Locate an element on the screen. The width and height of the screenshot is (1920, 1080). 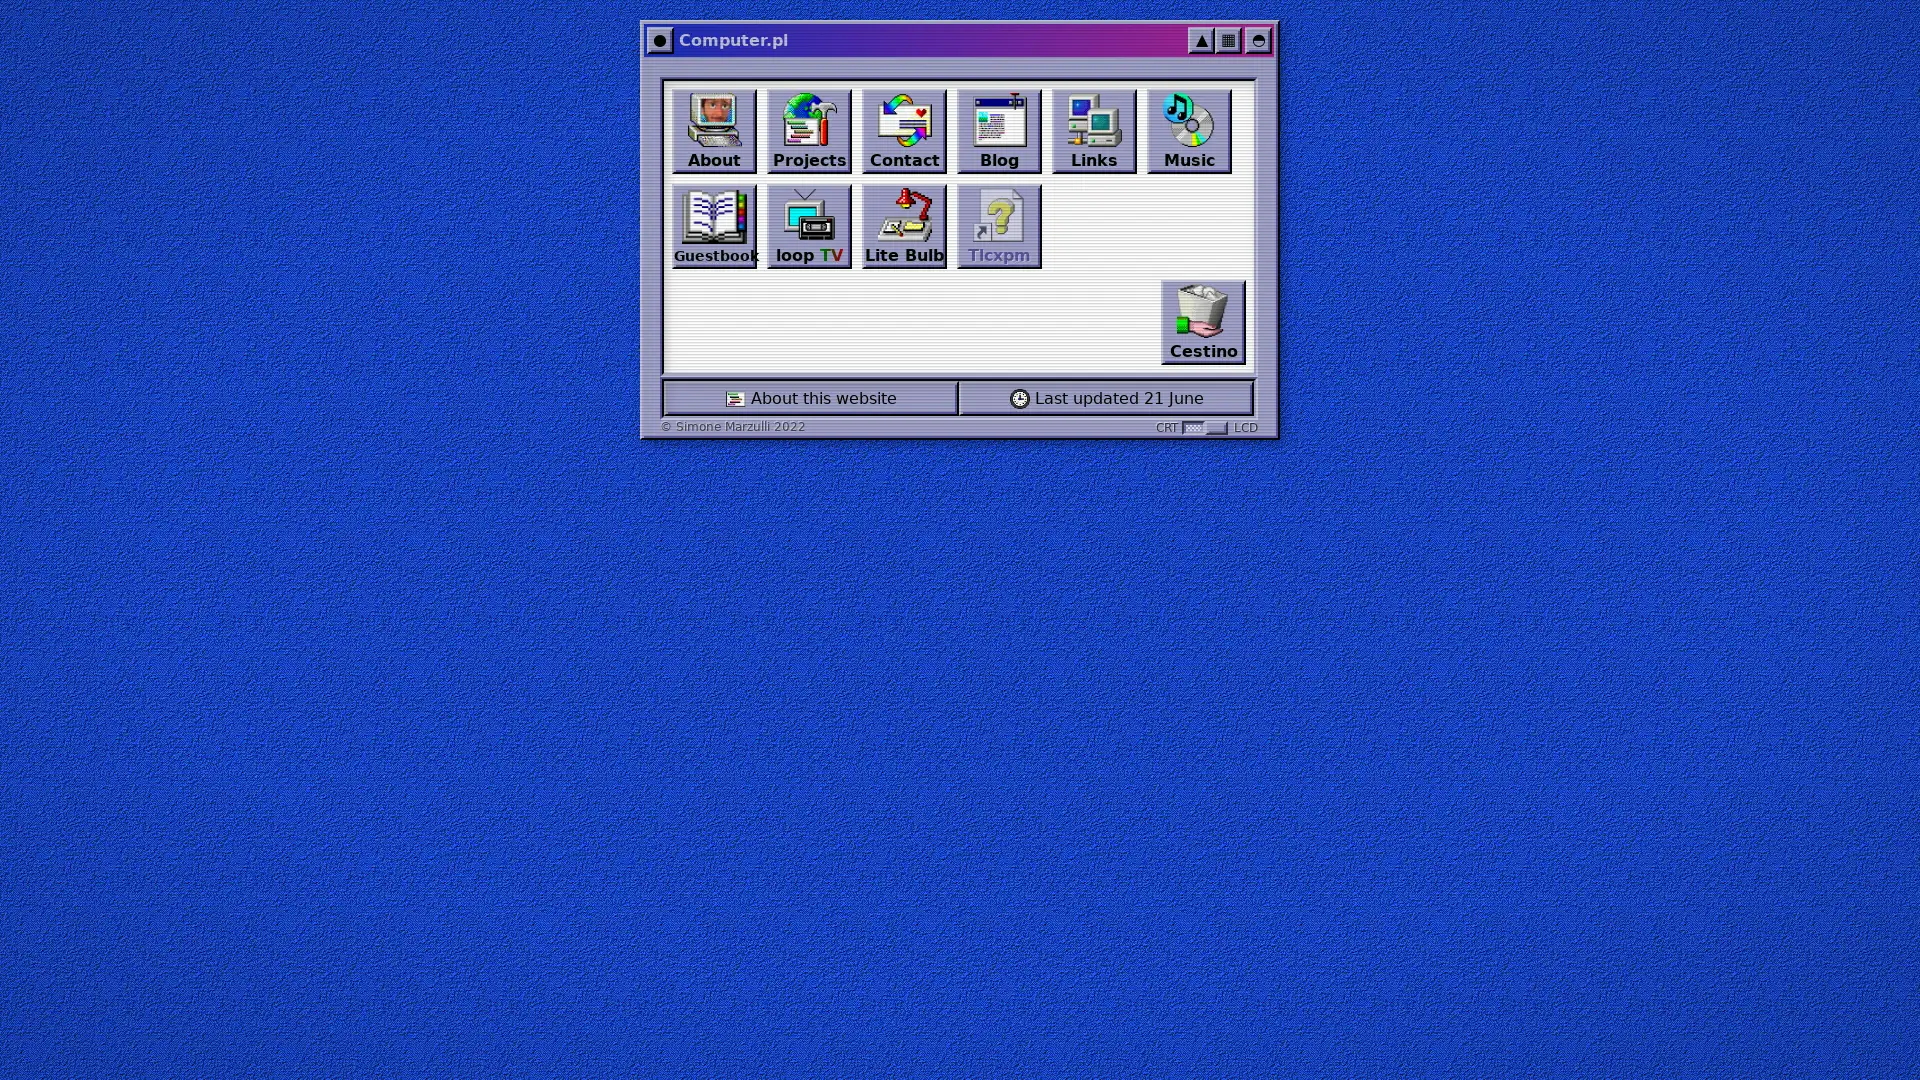
loop TV loop TV is located at coordinates (809, 225).